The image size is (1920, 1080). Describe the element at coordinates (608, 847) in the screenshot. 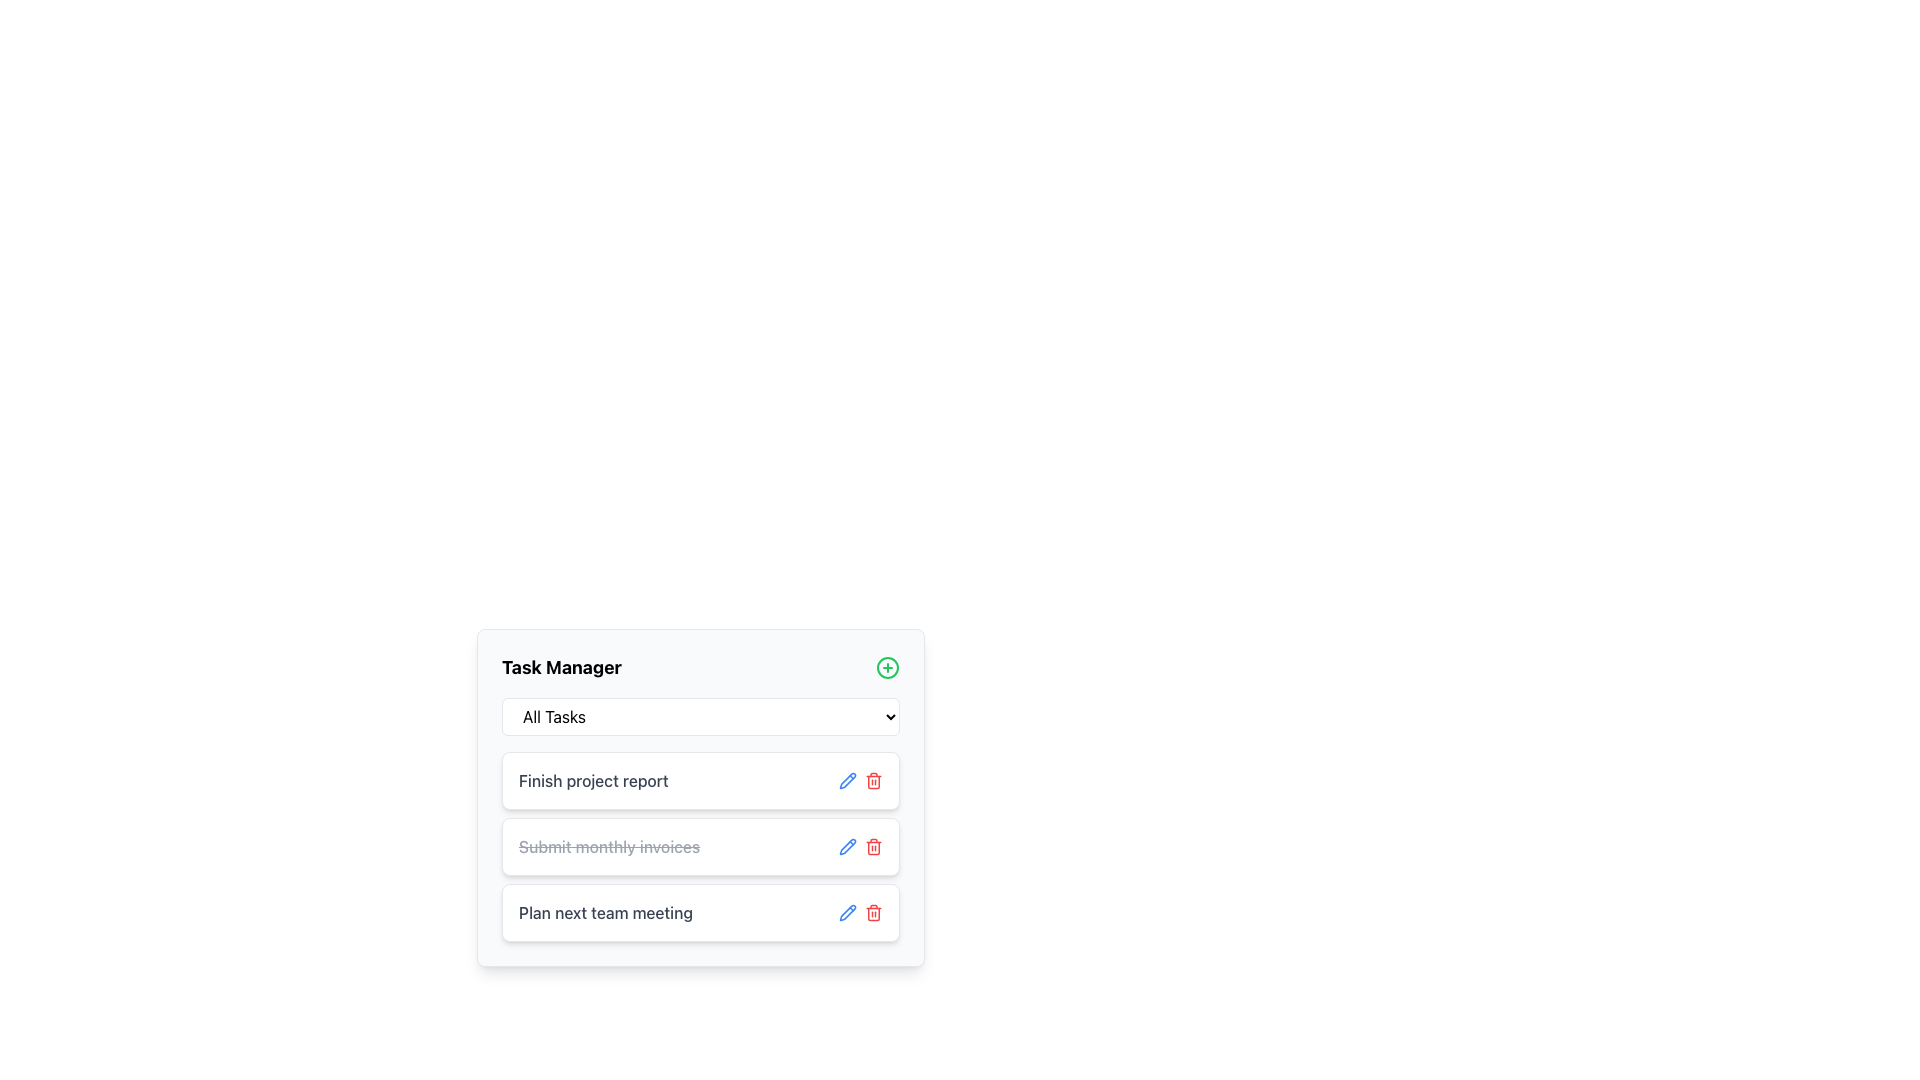

I see `the text element that reads 'Submit monthly invoices', which is styled with a gray color and has a line-through decoration, indicating it might represent a completed task` at that location.